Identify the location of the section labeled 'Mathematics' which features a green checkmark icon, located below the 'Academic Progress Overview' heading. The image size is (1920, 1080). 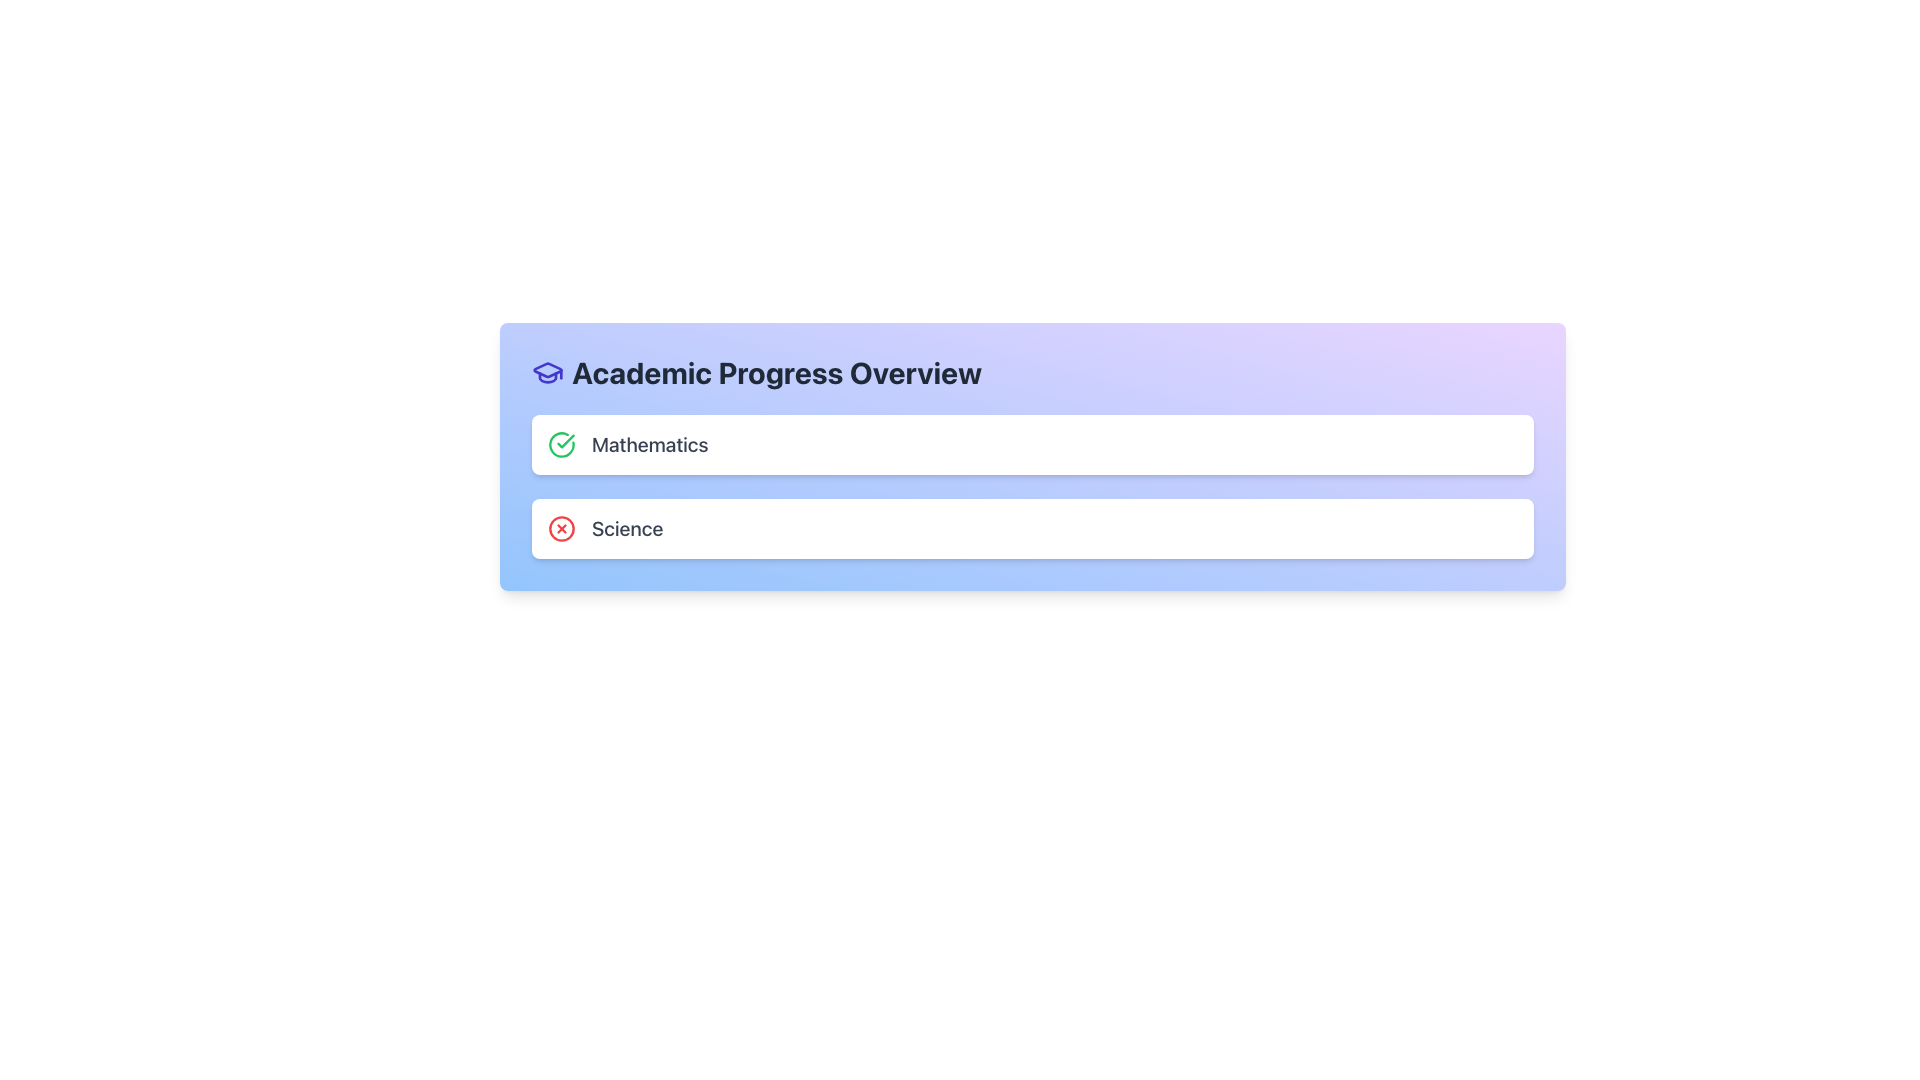
(1032, 443).